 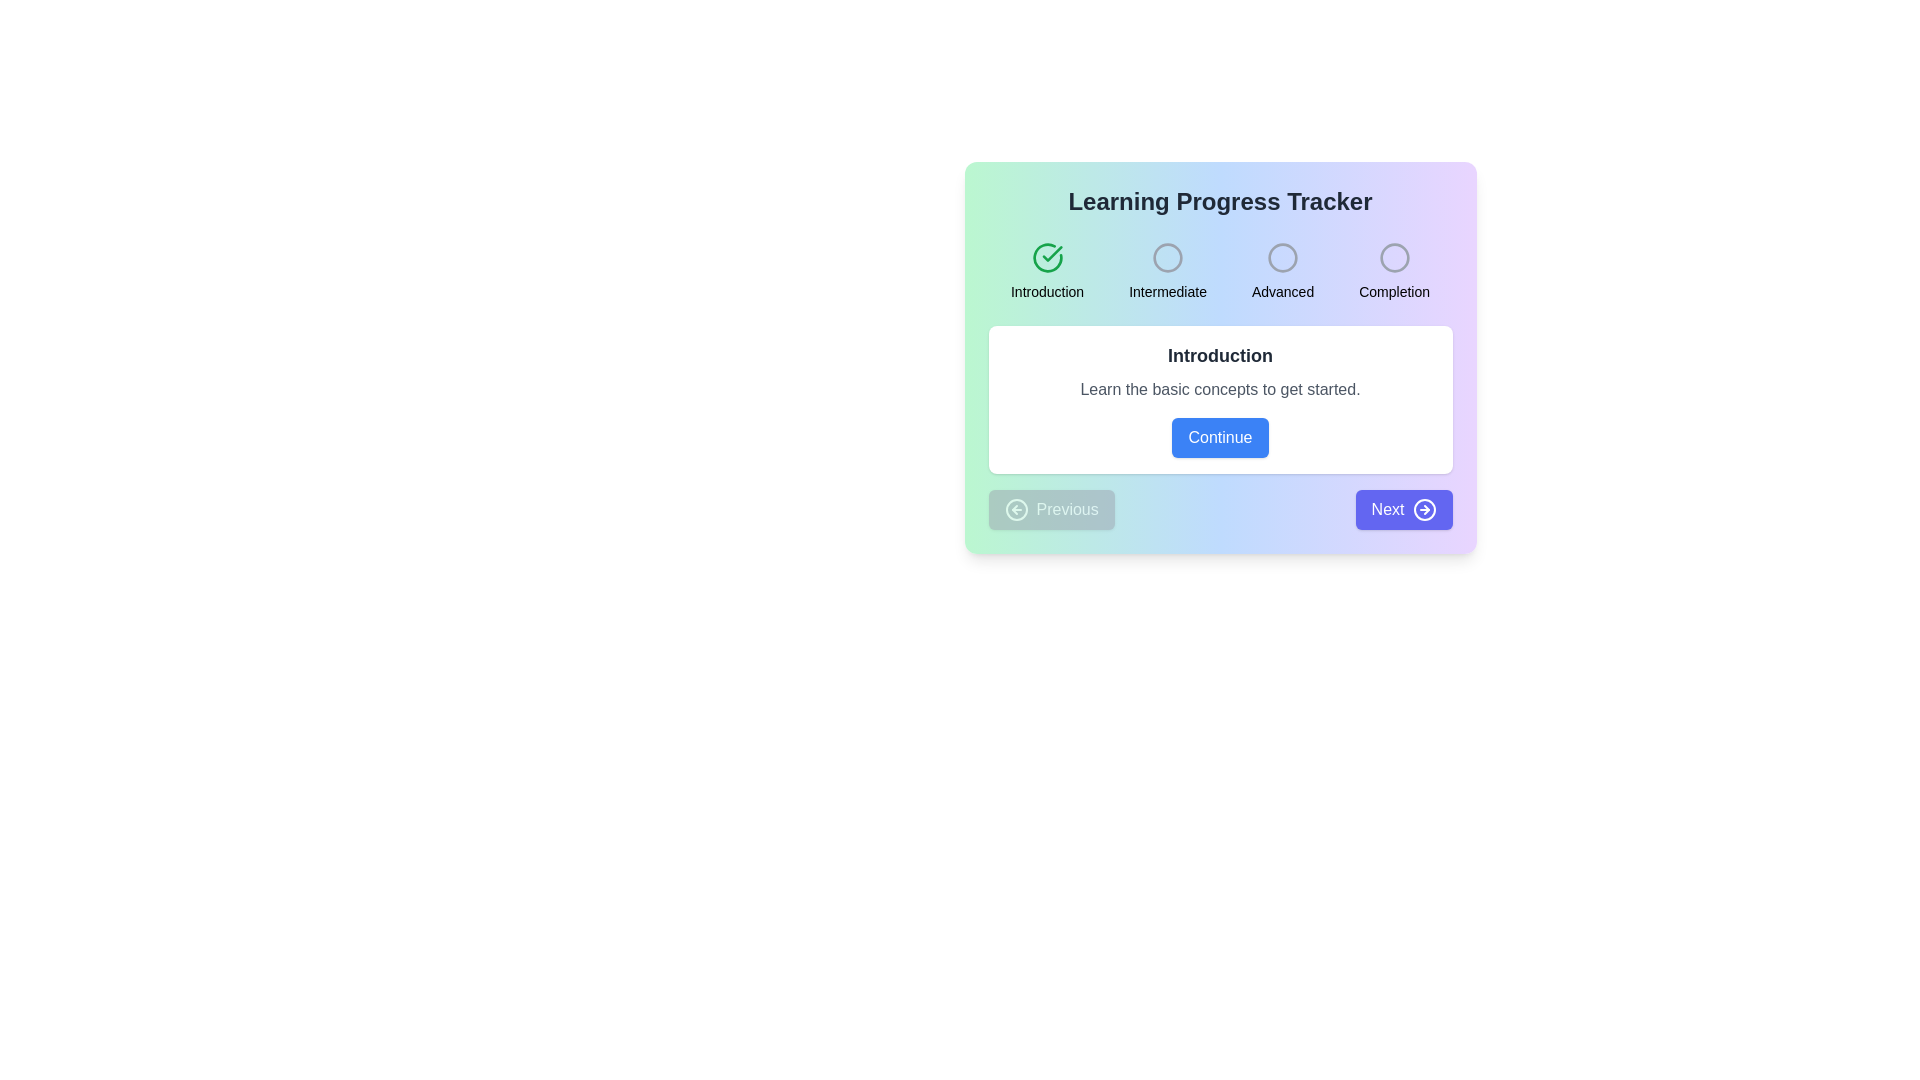 What do you see at coordinates (1050, 508) in the screenshot?
I see `the 'Previous' button, which is a rectangular button with rounded corners, gray background, and an arrow icon pointing left before the text in white color` at bounding box center [1050, 508].